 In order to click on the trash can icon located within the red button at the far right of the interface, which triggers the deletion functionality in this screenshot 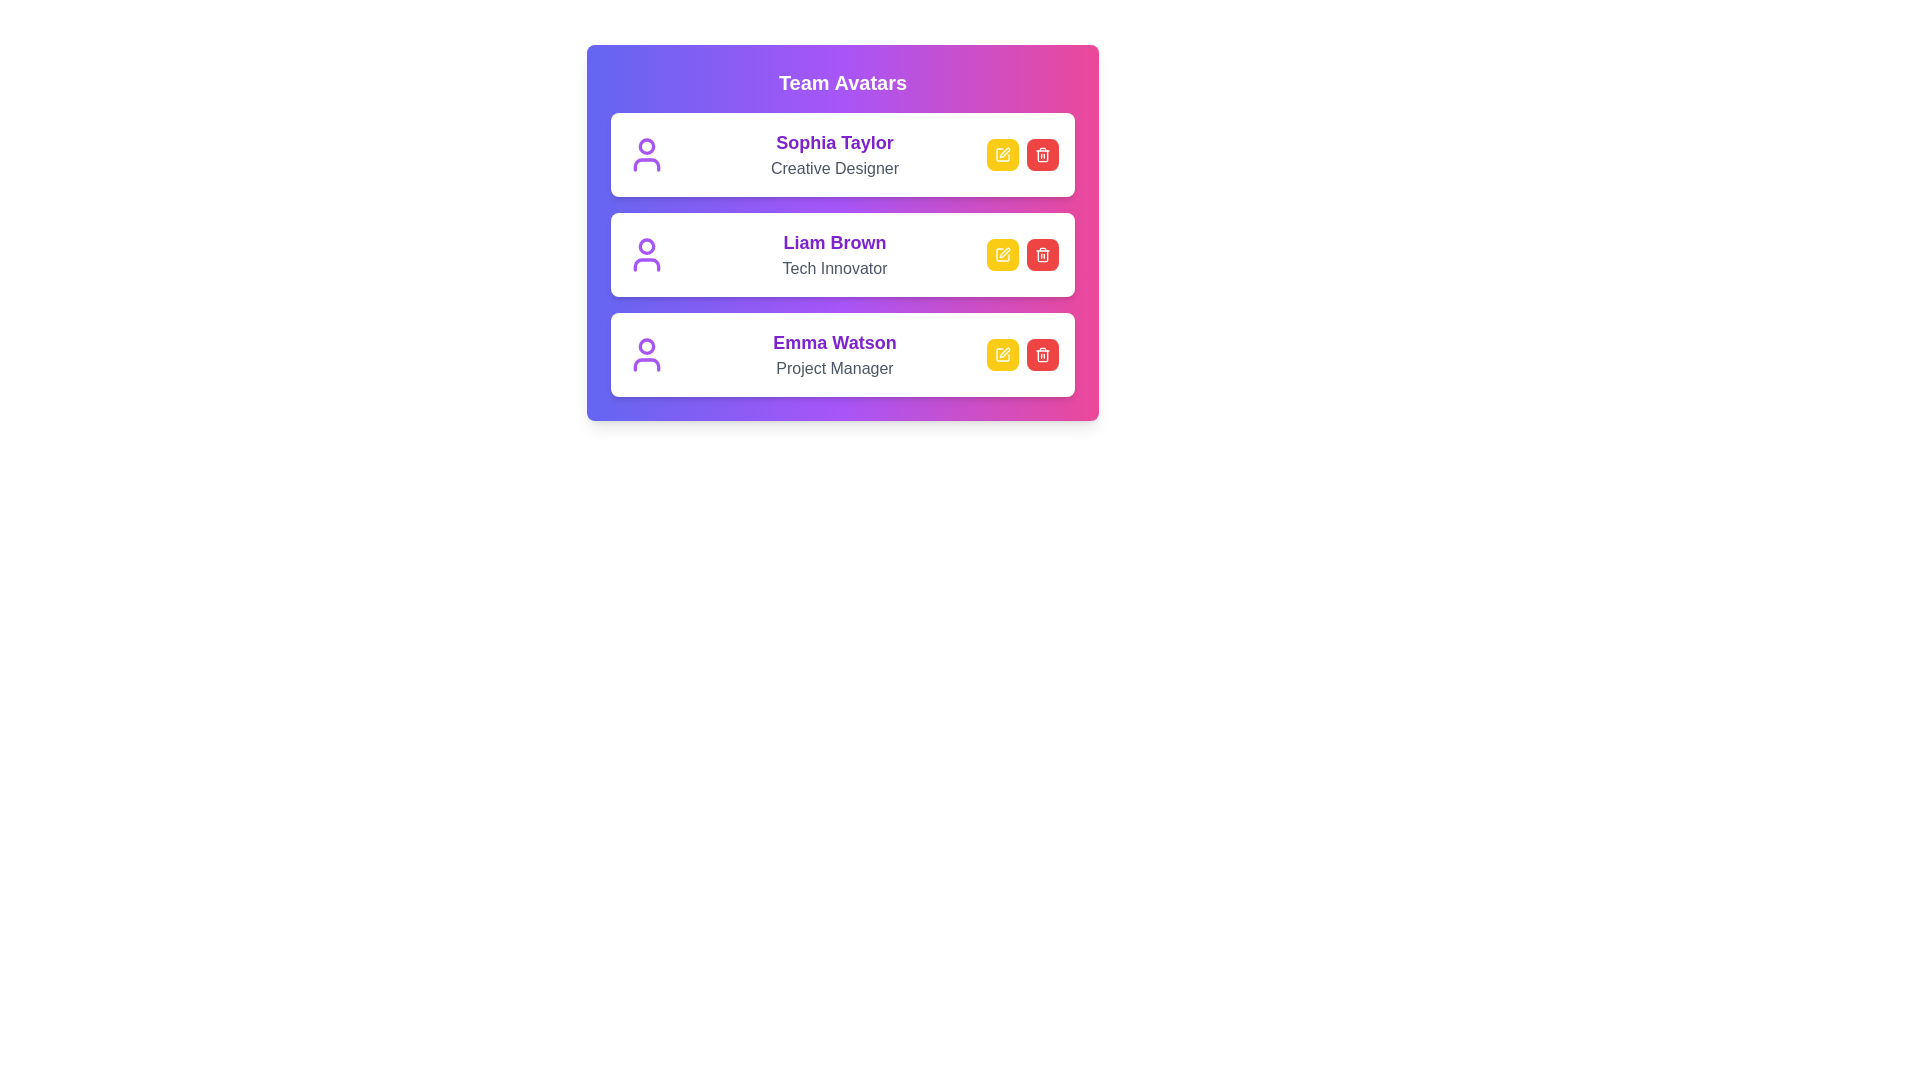, I will do `click(1041, 354)`.